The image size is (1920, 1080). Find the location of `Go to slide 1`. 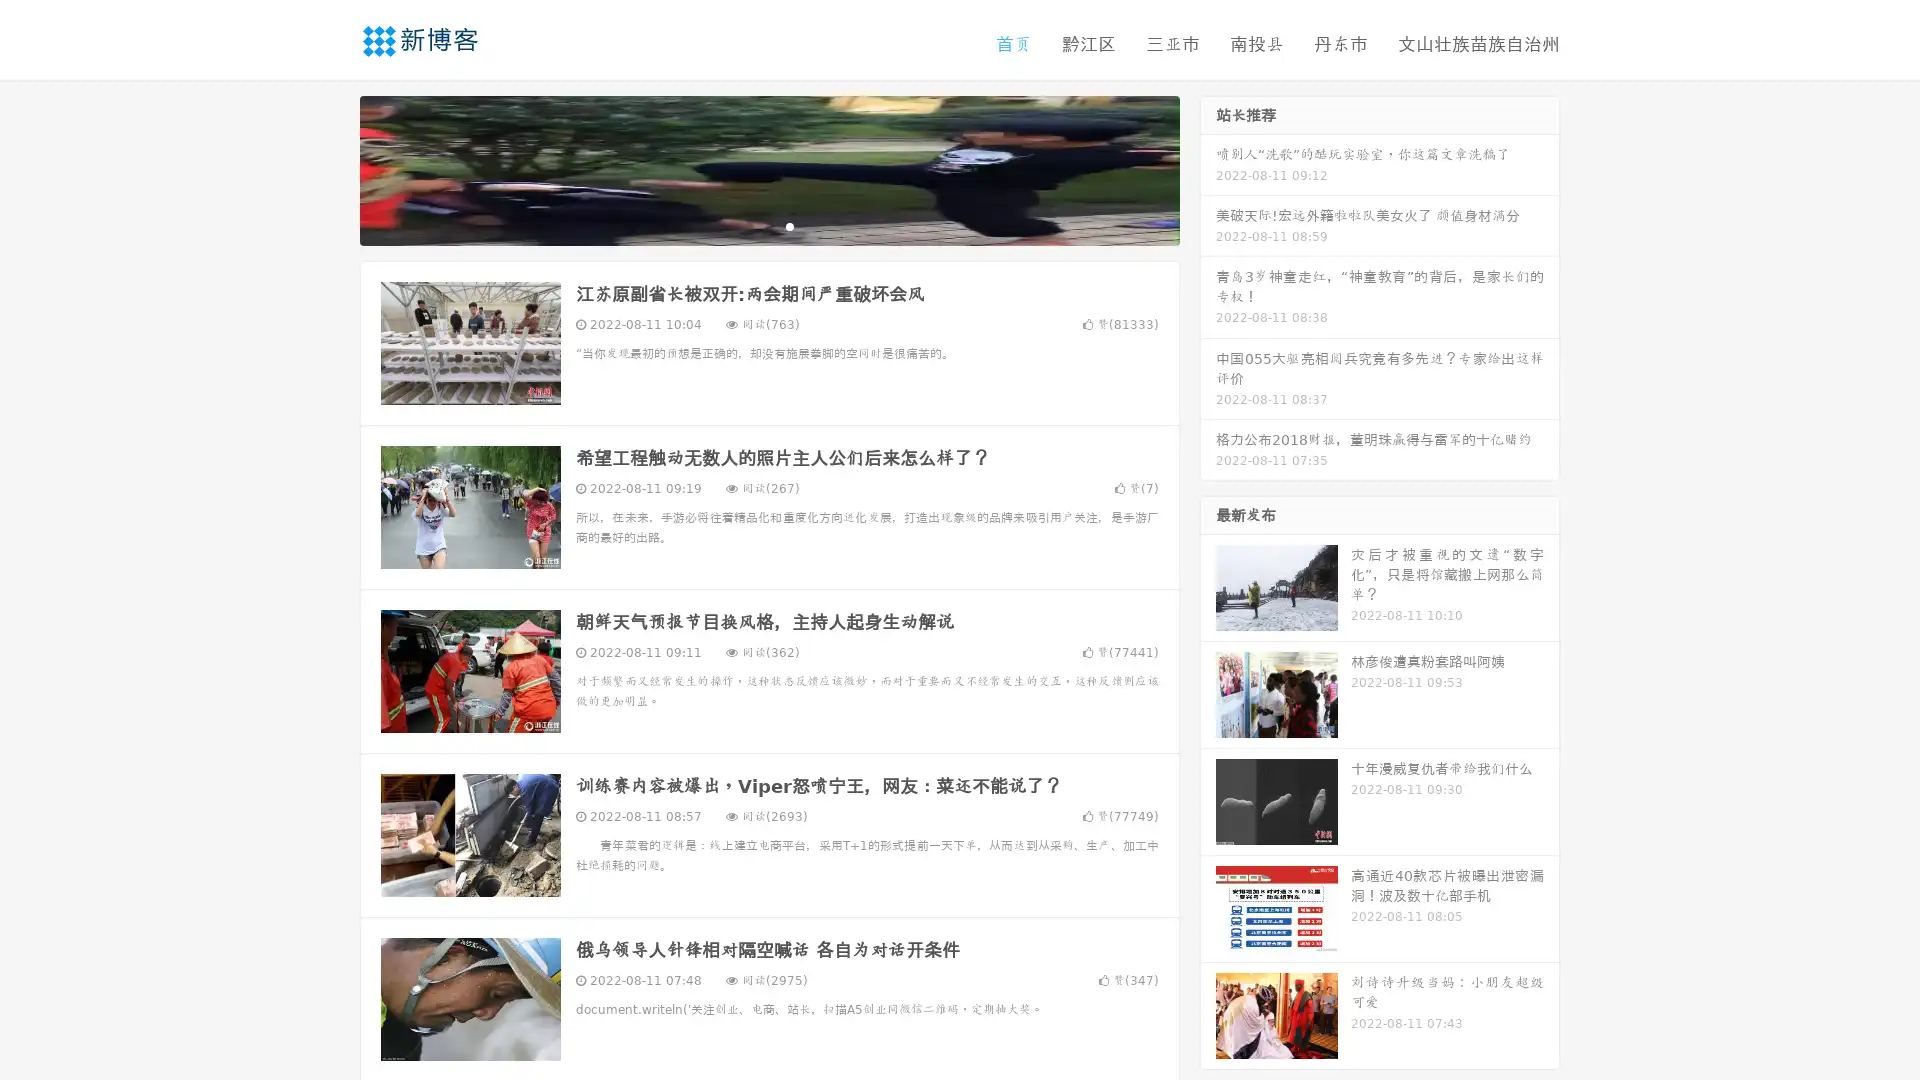

Go to slide 1 is located at coordinates (748, 225).